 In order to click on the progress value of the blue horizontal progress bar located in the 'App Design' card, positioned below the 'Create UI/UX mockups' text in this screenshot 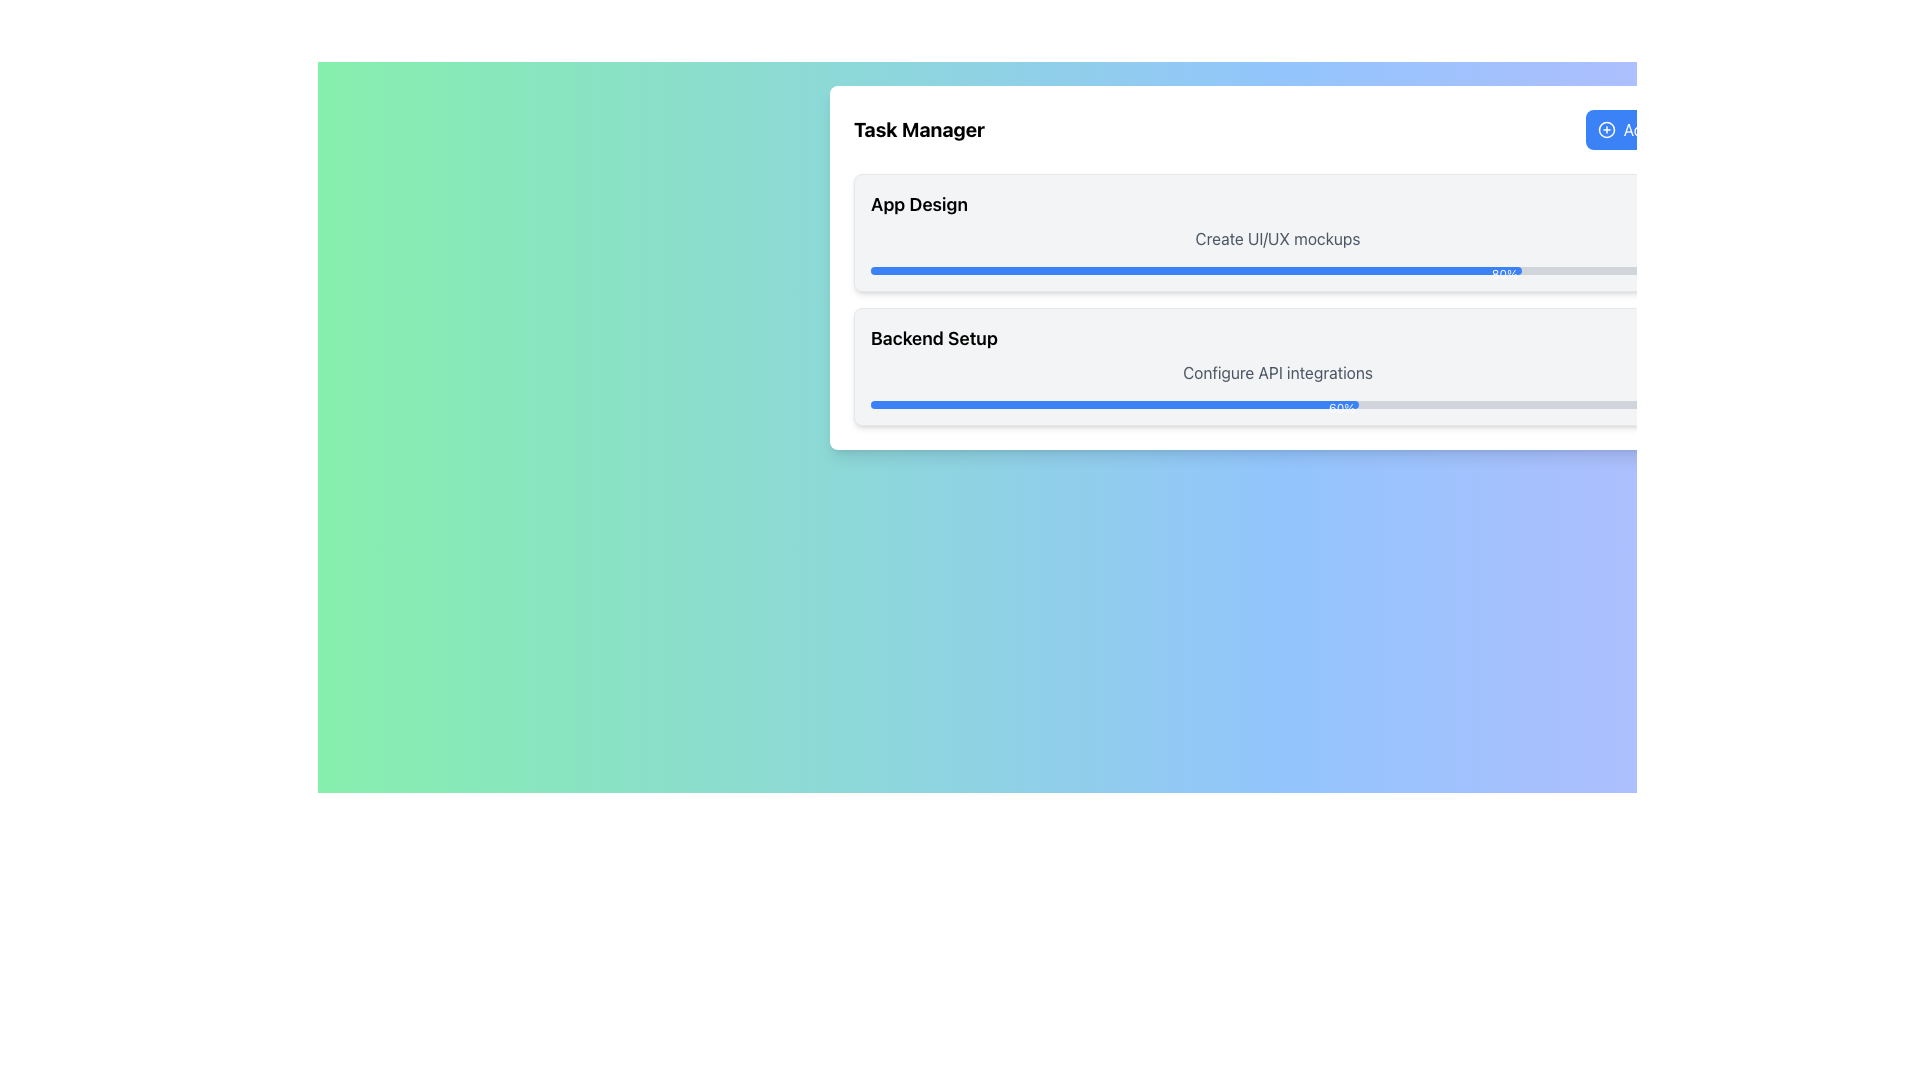, I will do `click(1276, 270)`.